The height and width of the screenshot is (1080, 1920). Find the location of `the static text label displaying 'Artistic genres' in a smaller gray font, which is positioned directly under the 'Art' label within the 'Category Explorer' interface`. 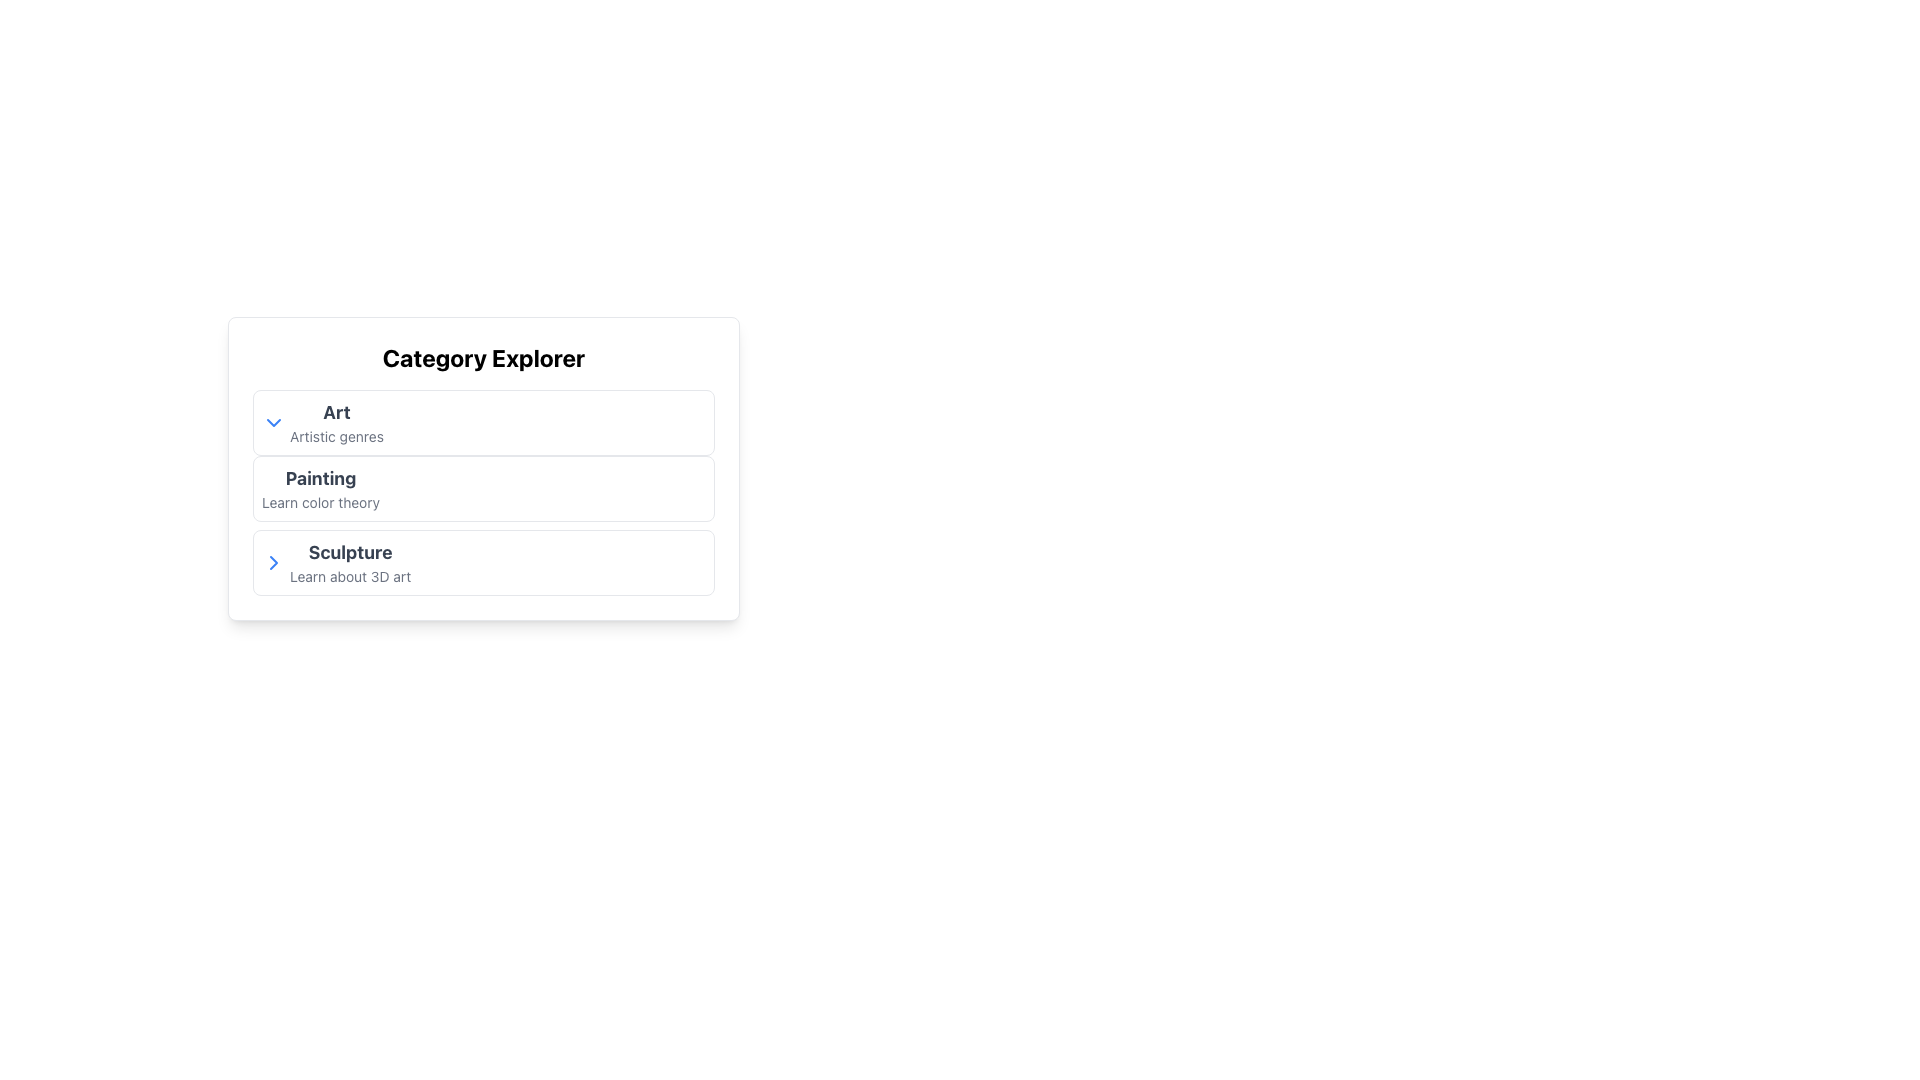

the static text label displaying 'Artistic genres' in a smaller gray font, which is positioned directly under the 'Art' label within the 'Category Explorer' interface is located at coordinates (336, 435).